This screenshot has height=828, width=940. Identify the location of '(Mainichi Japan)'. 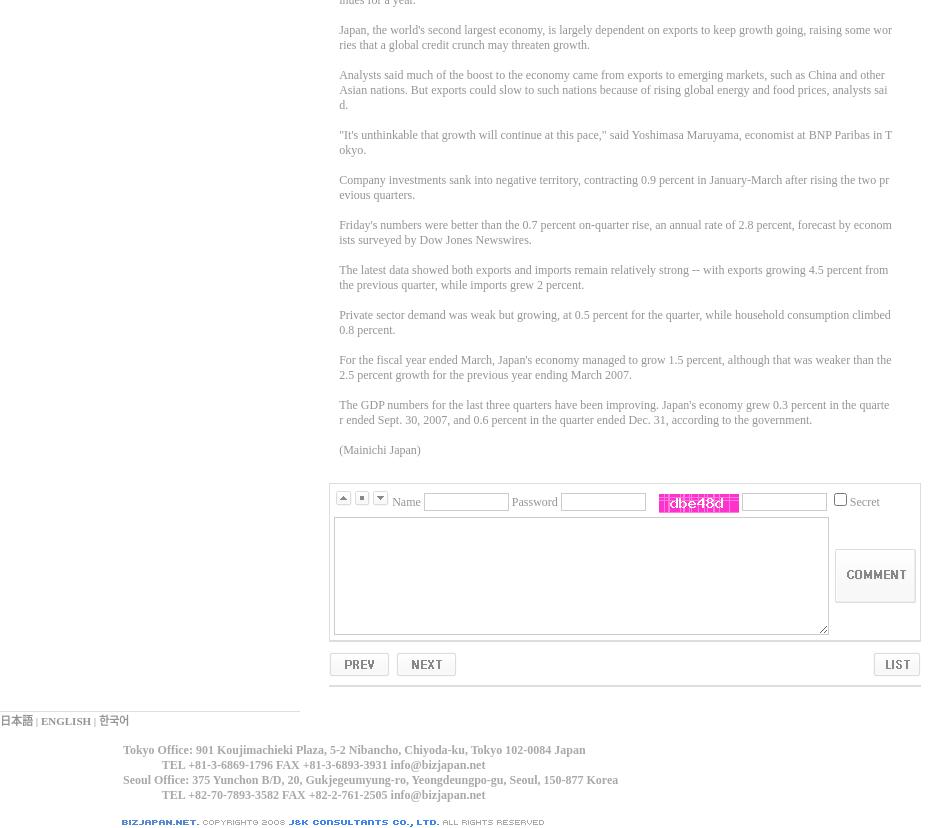
(378, 449).